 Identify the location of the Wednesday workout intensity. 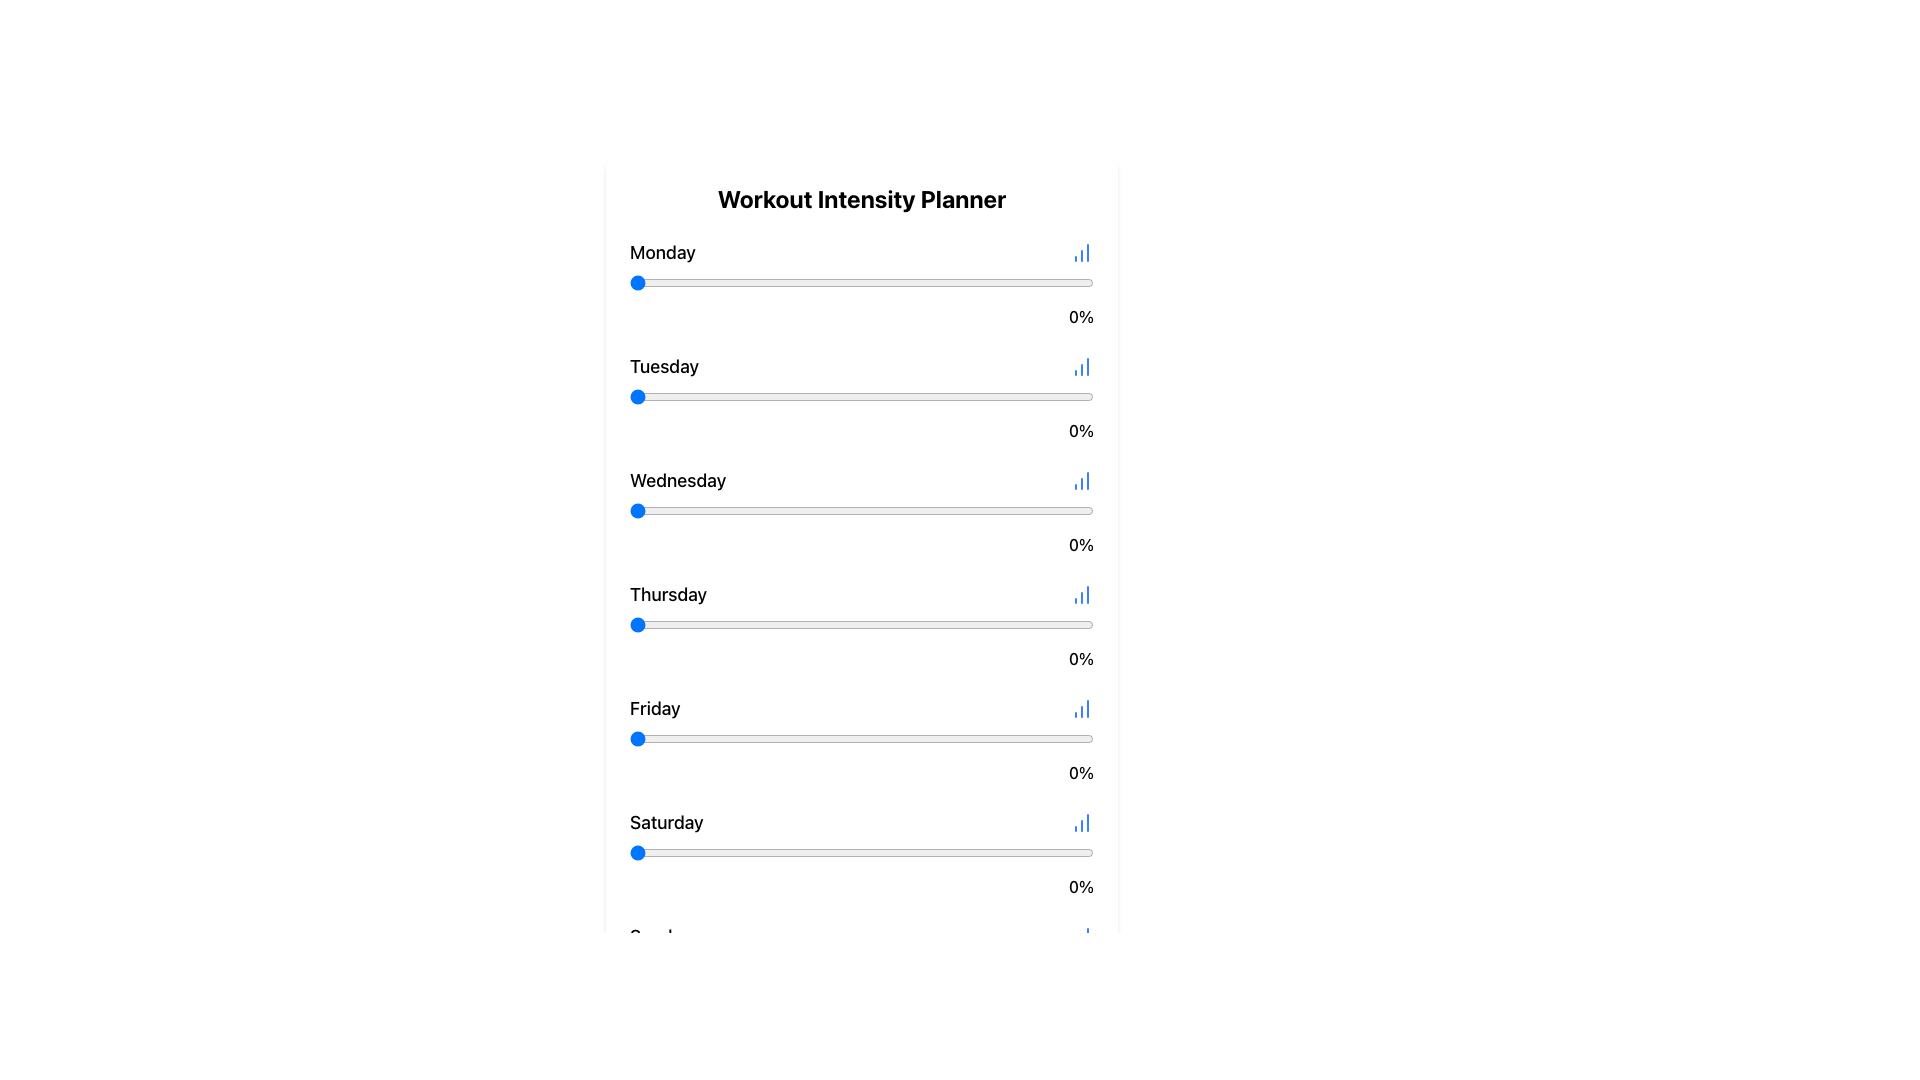
(968, 509).